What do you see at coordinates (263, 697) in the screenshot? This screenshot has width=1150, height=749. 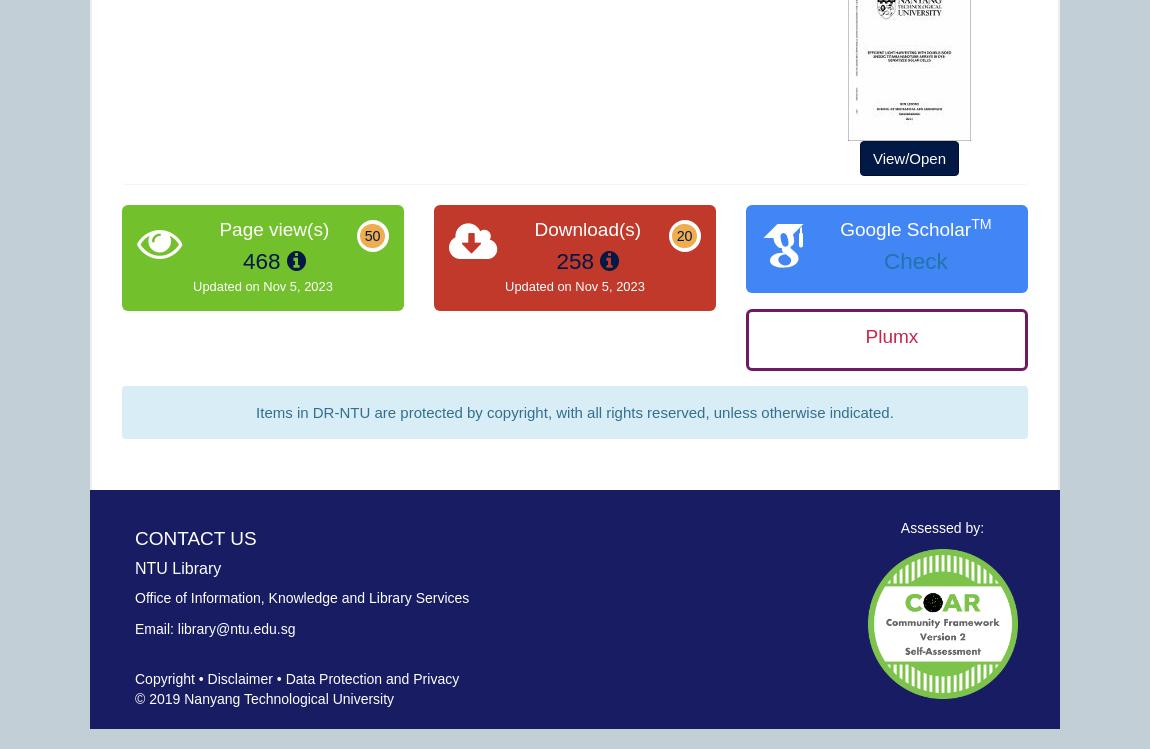 I see `'© 2019 Nanyang Technological University'` at bounding box center [263, 697].